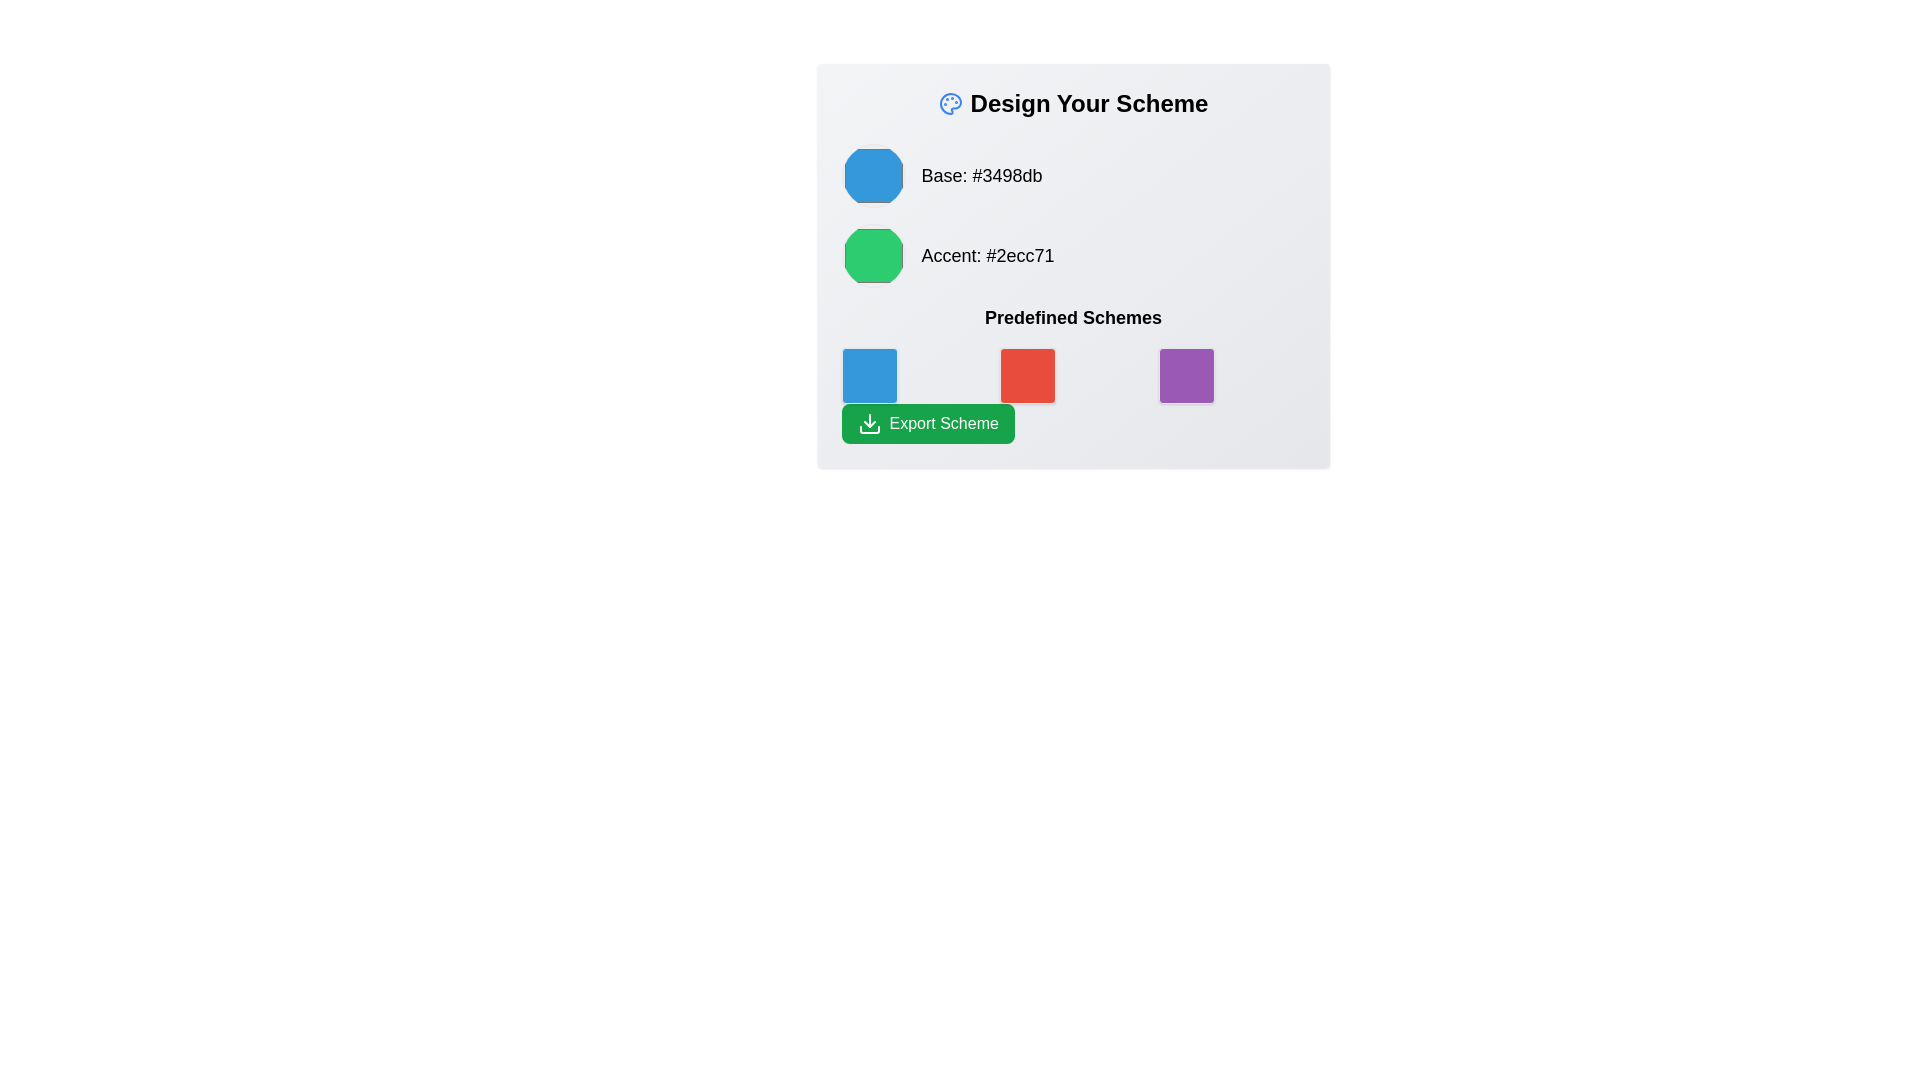  Describe the element at coordinates (1072, 316) in the screenshot. I see `the text label indicating predefined color schemes located below the 'Accent: #2ecc71' label and above the grid of color samples` at that location.